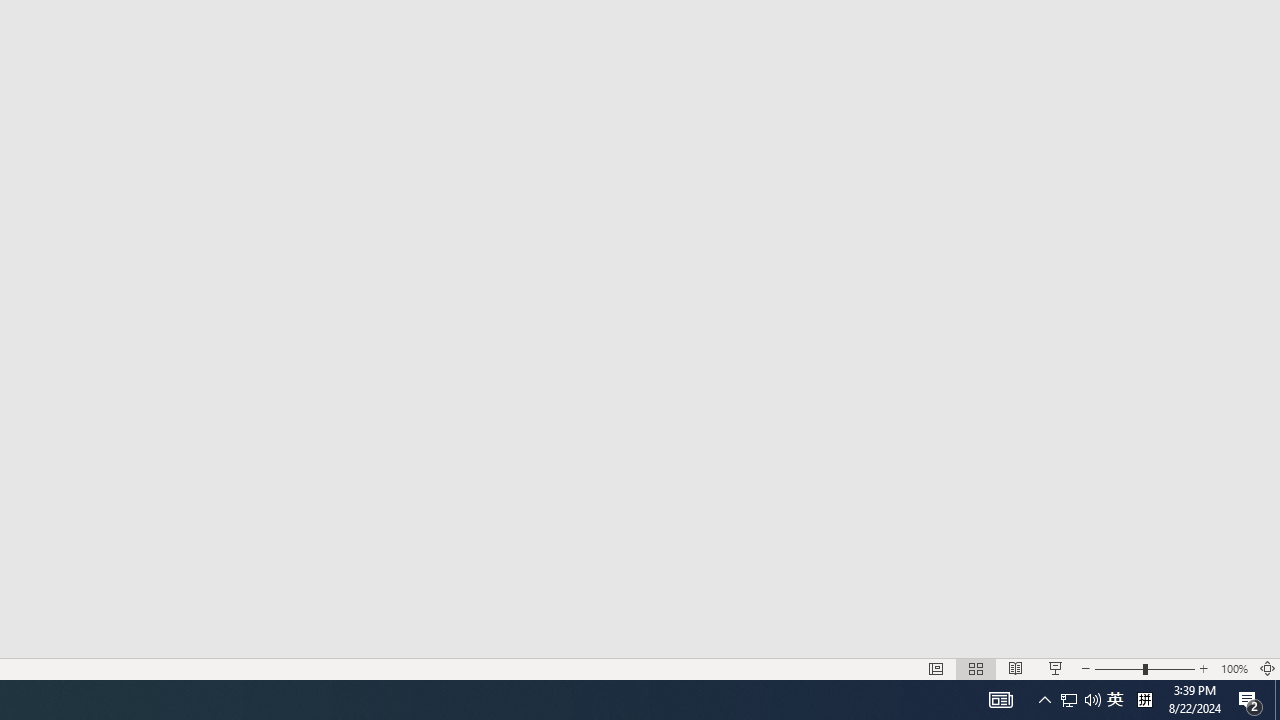  I want to click on 'Notification Chevron', so click(1044, 698).